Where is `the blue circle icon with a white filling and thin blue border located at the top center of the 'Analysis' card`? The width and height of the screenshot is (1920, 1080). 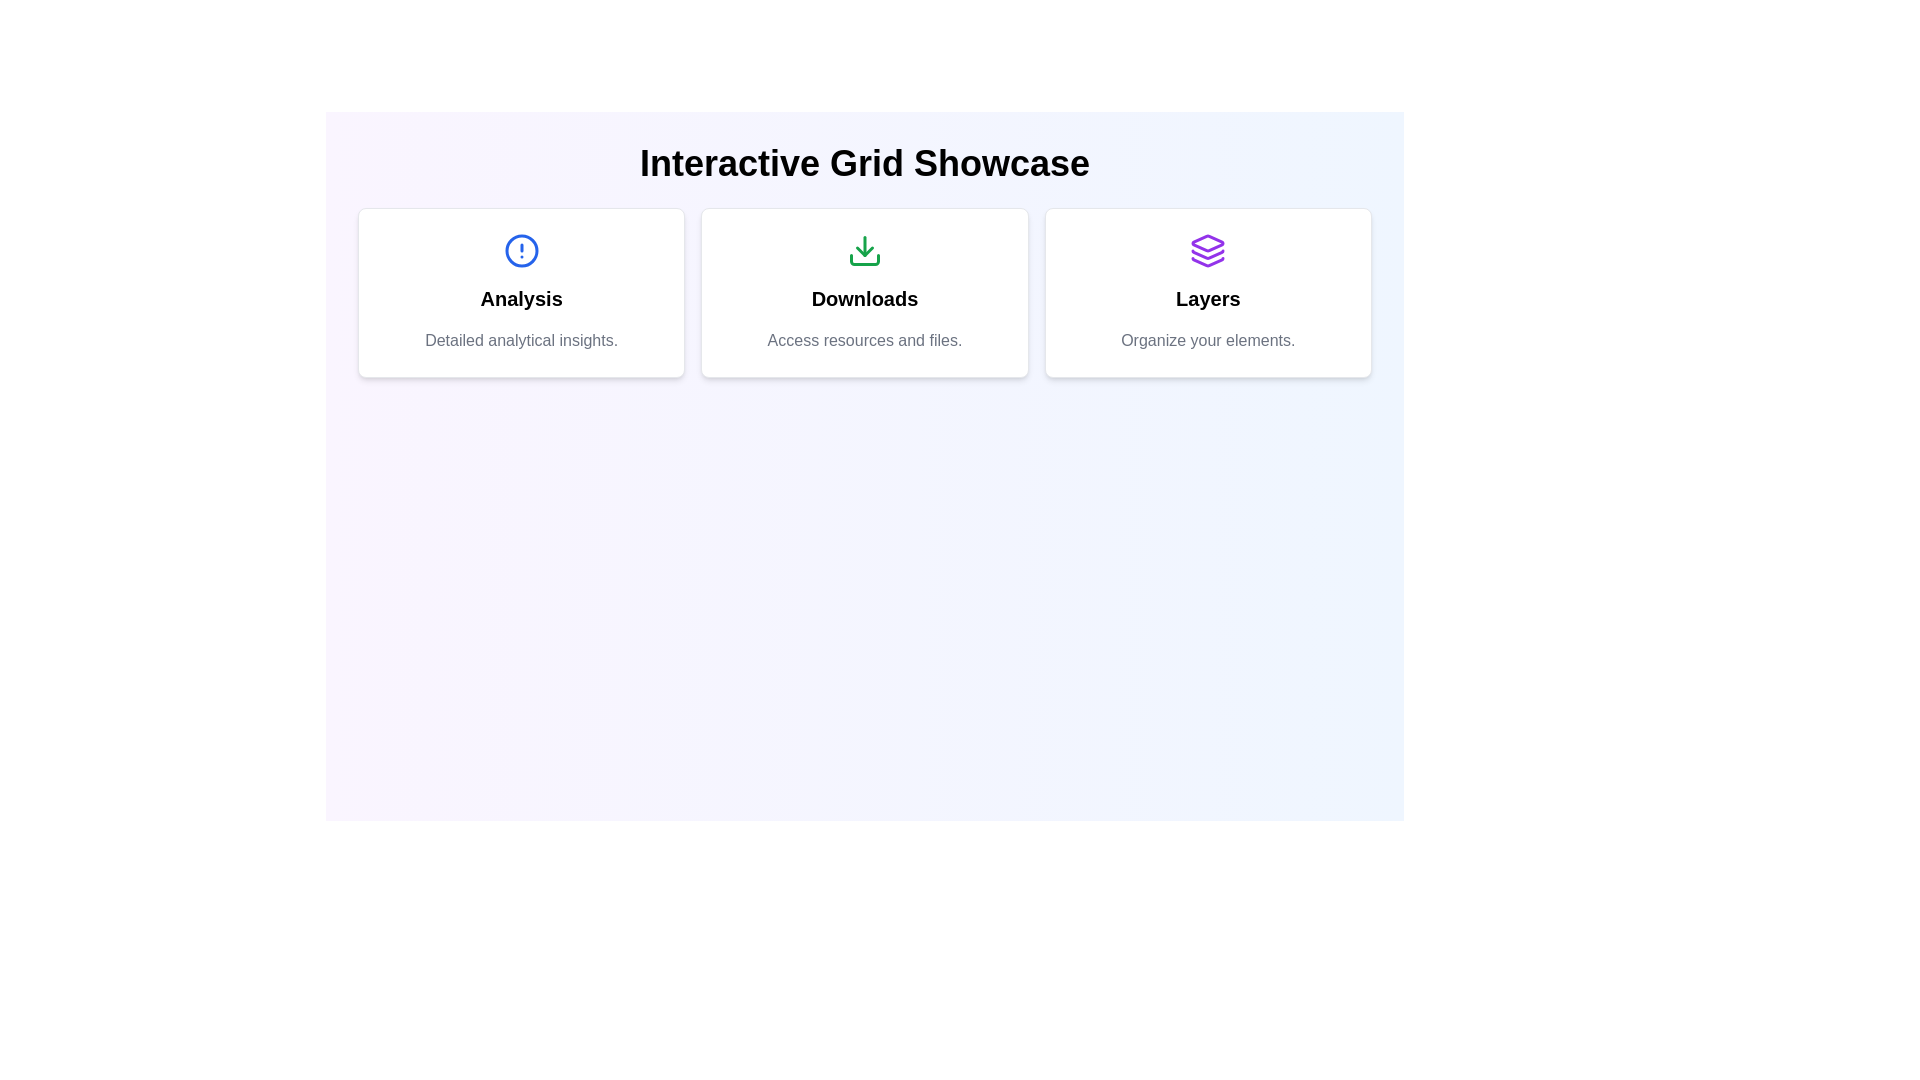 the blue circle icon with a white filling and thin blue border located at the top center of the 'Analysis' card is located at coordinates (521, 249).